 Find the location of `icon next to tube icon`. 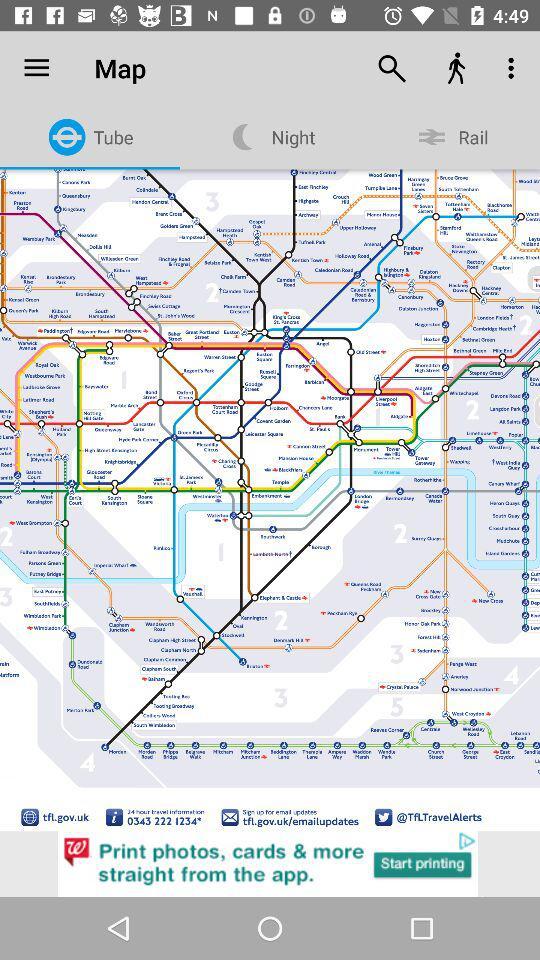

icon next to tube icon is located at coordinates (36, 68).